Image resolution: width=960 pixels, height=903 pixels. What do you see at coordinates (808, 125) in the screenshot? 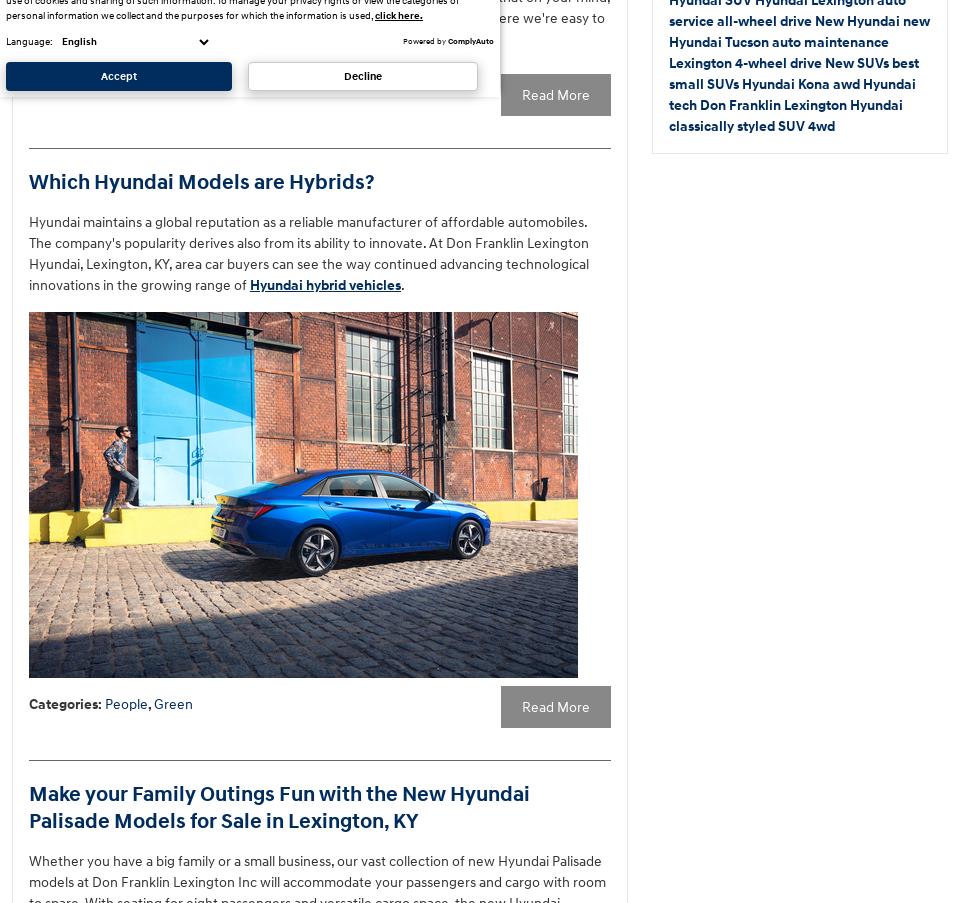
I see `'4wd'` at bounding box center [808, 125].